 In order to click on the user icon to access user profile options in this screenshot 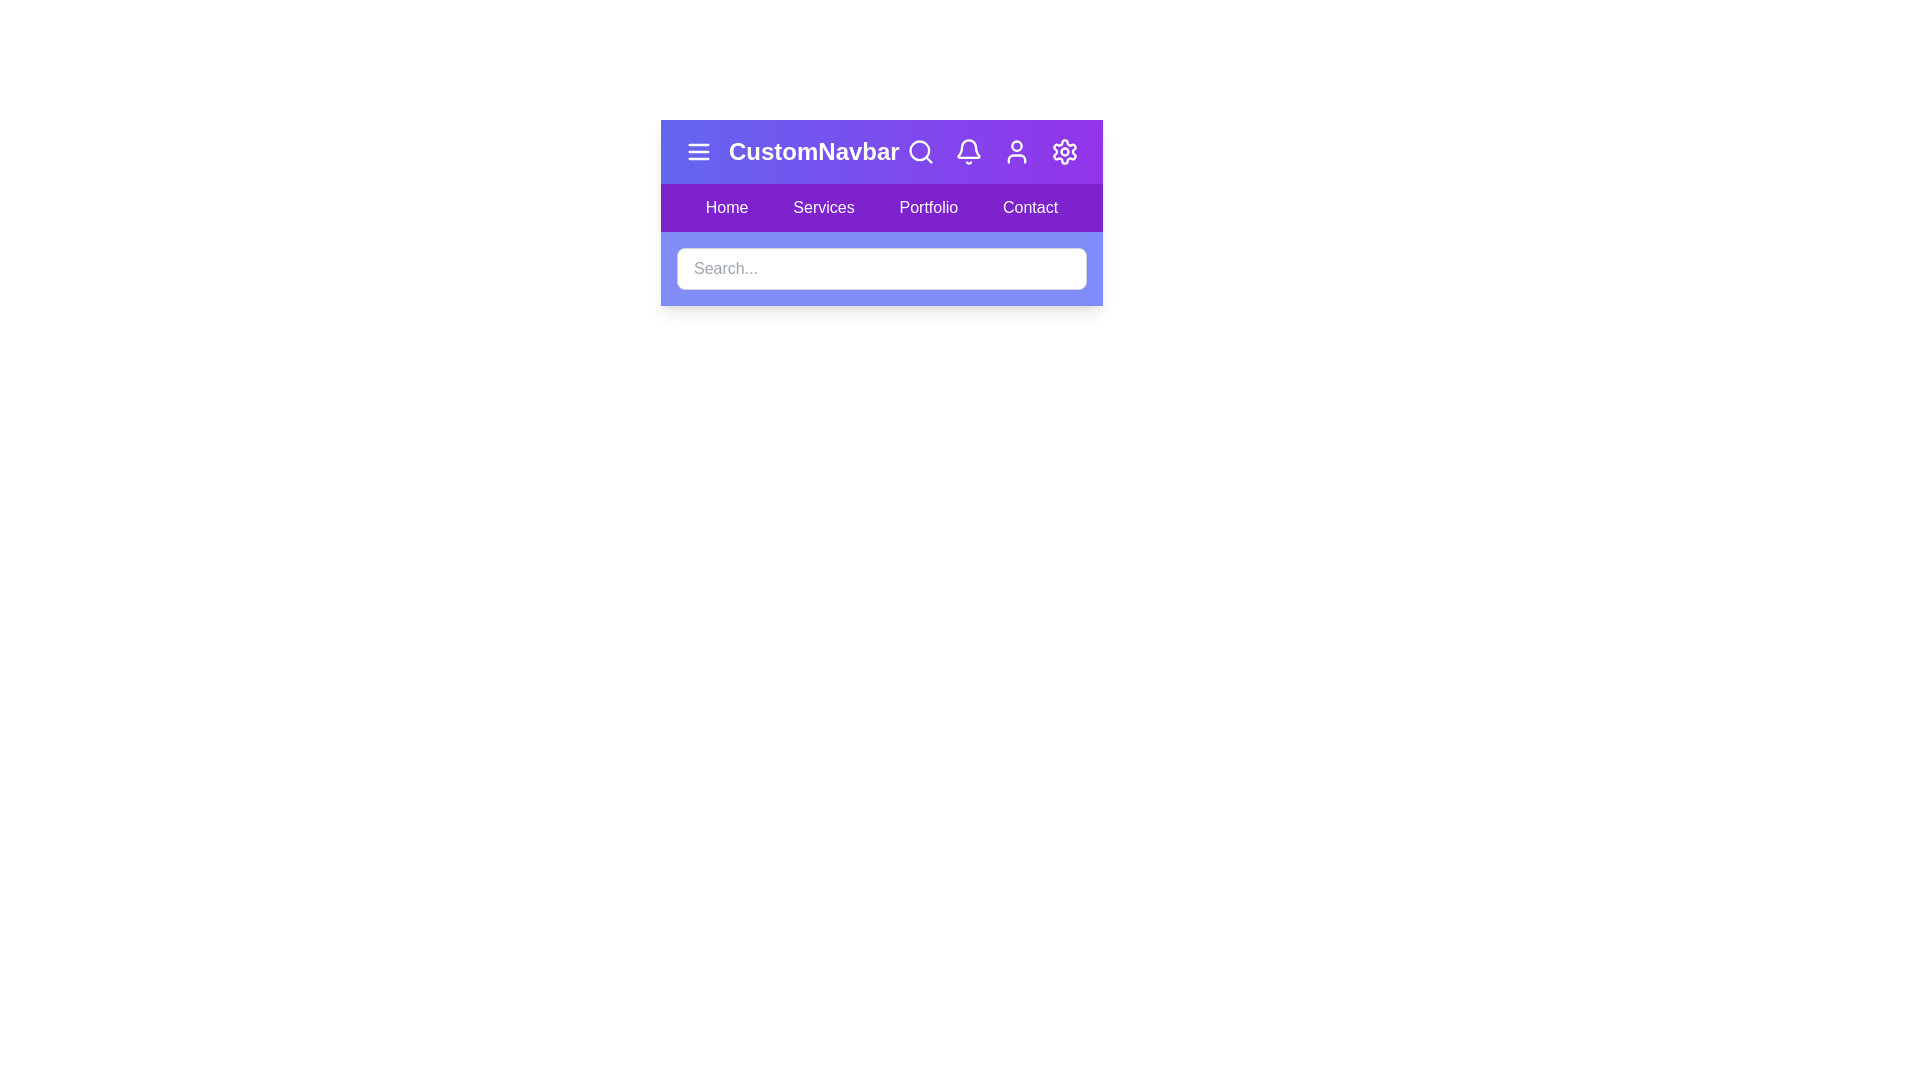, I will do `click(1017, 150)`.